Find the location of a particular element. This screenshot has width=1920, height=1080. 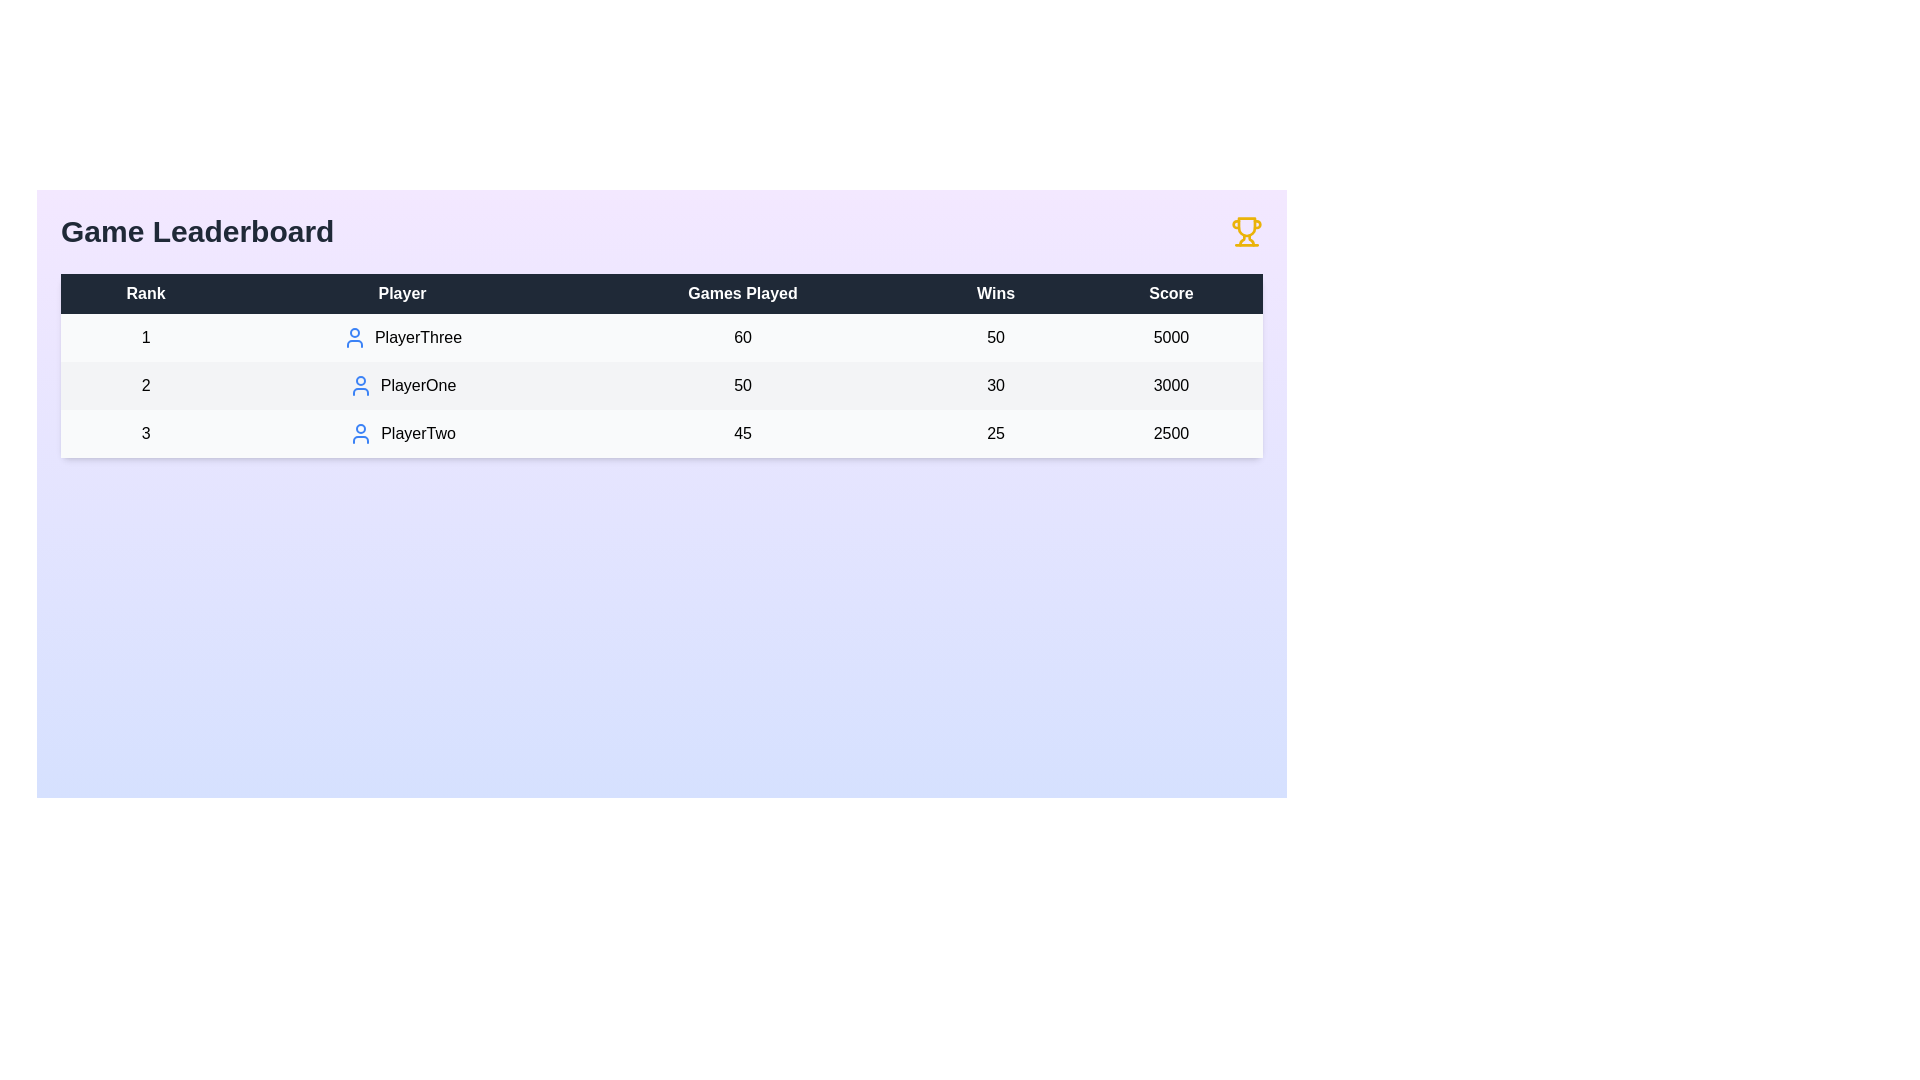

the player information displayed as 'PlayerThree' next to the blue user icon in the first row of the leaderboard table is located at coordinates (401, 337).